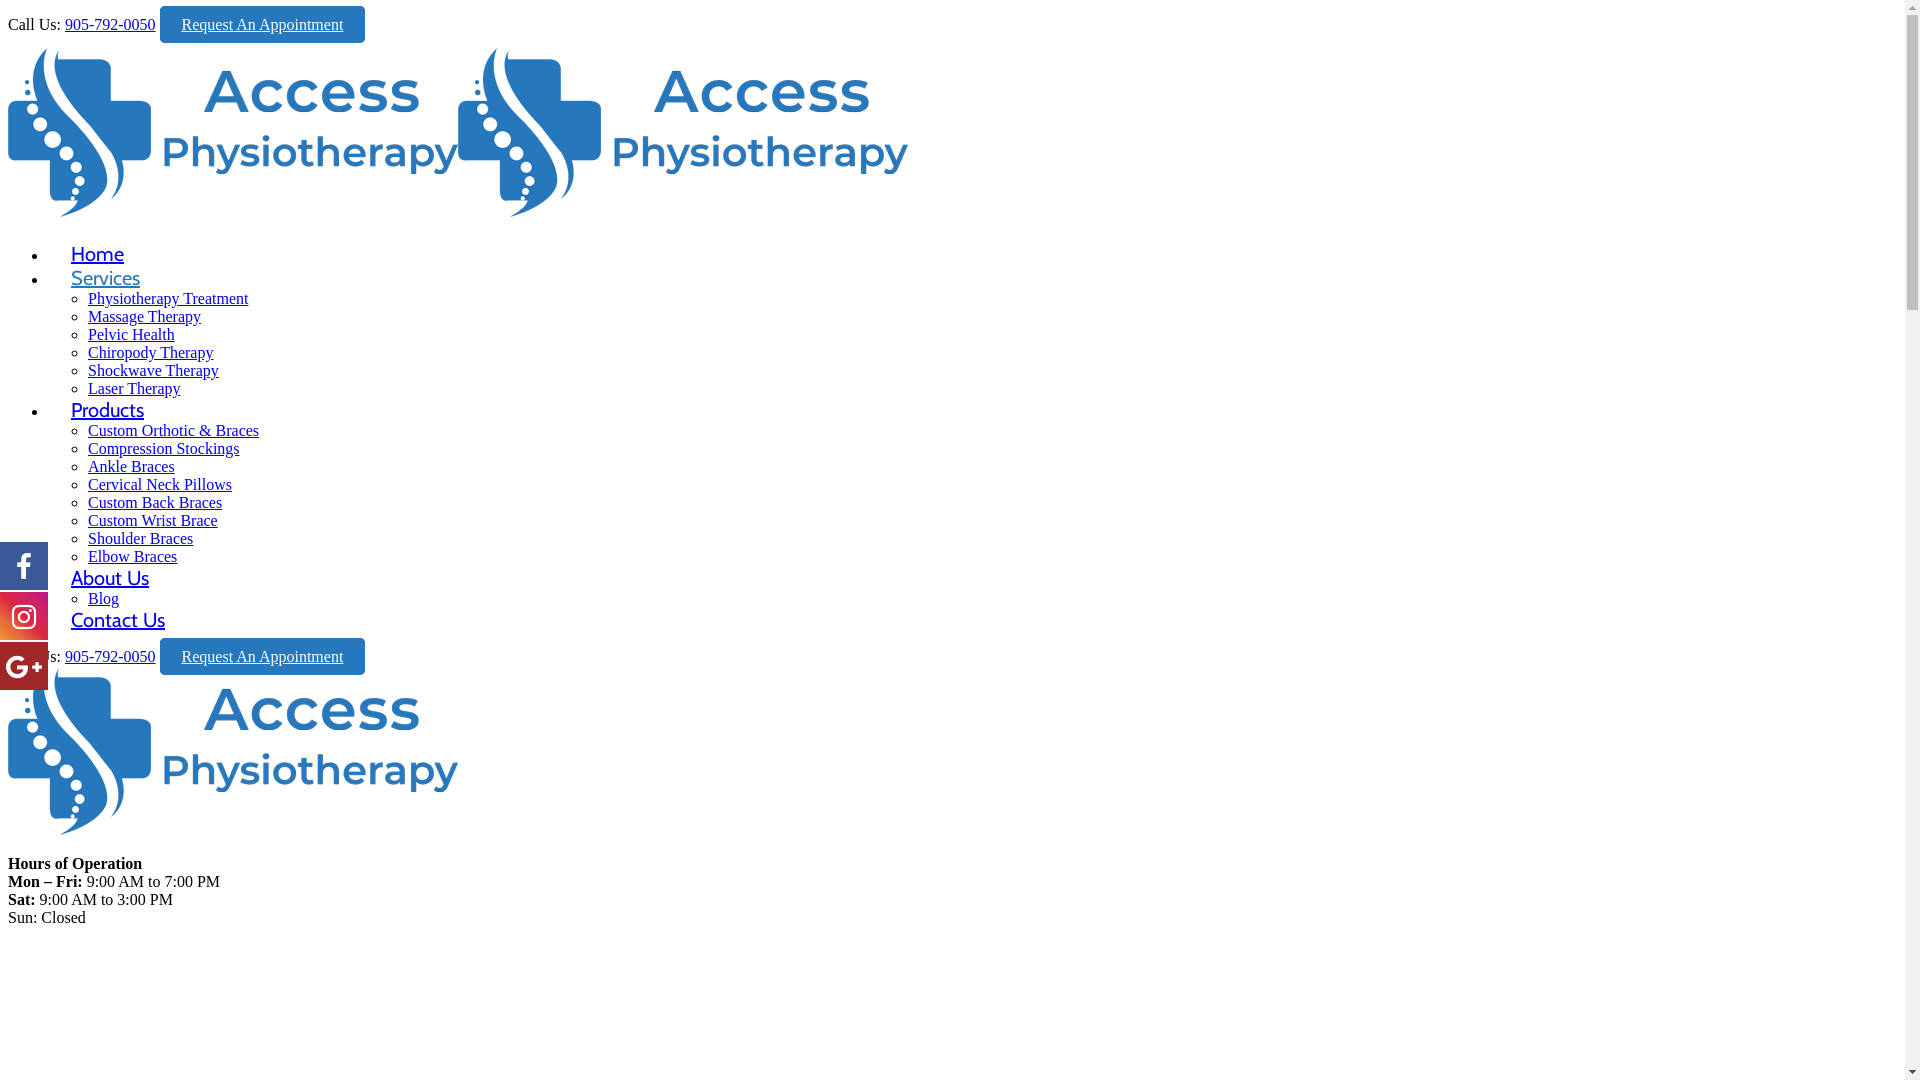 The width and height of the screenshot is (1920, 1080). I want to click on 'Shoulder Braces', so click(139, 537).